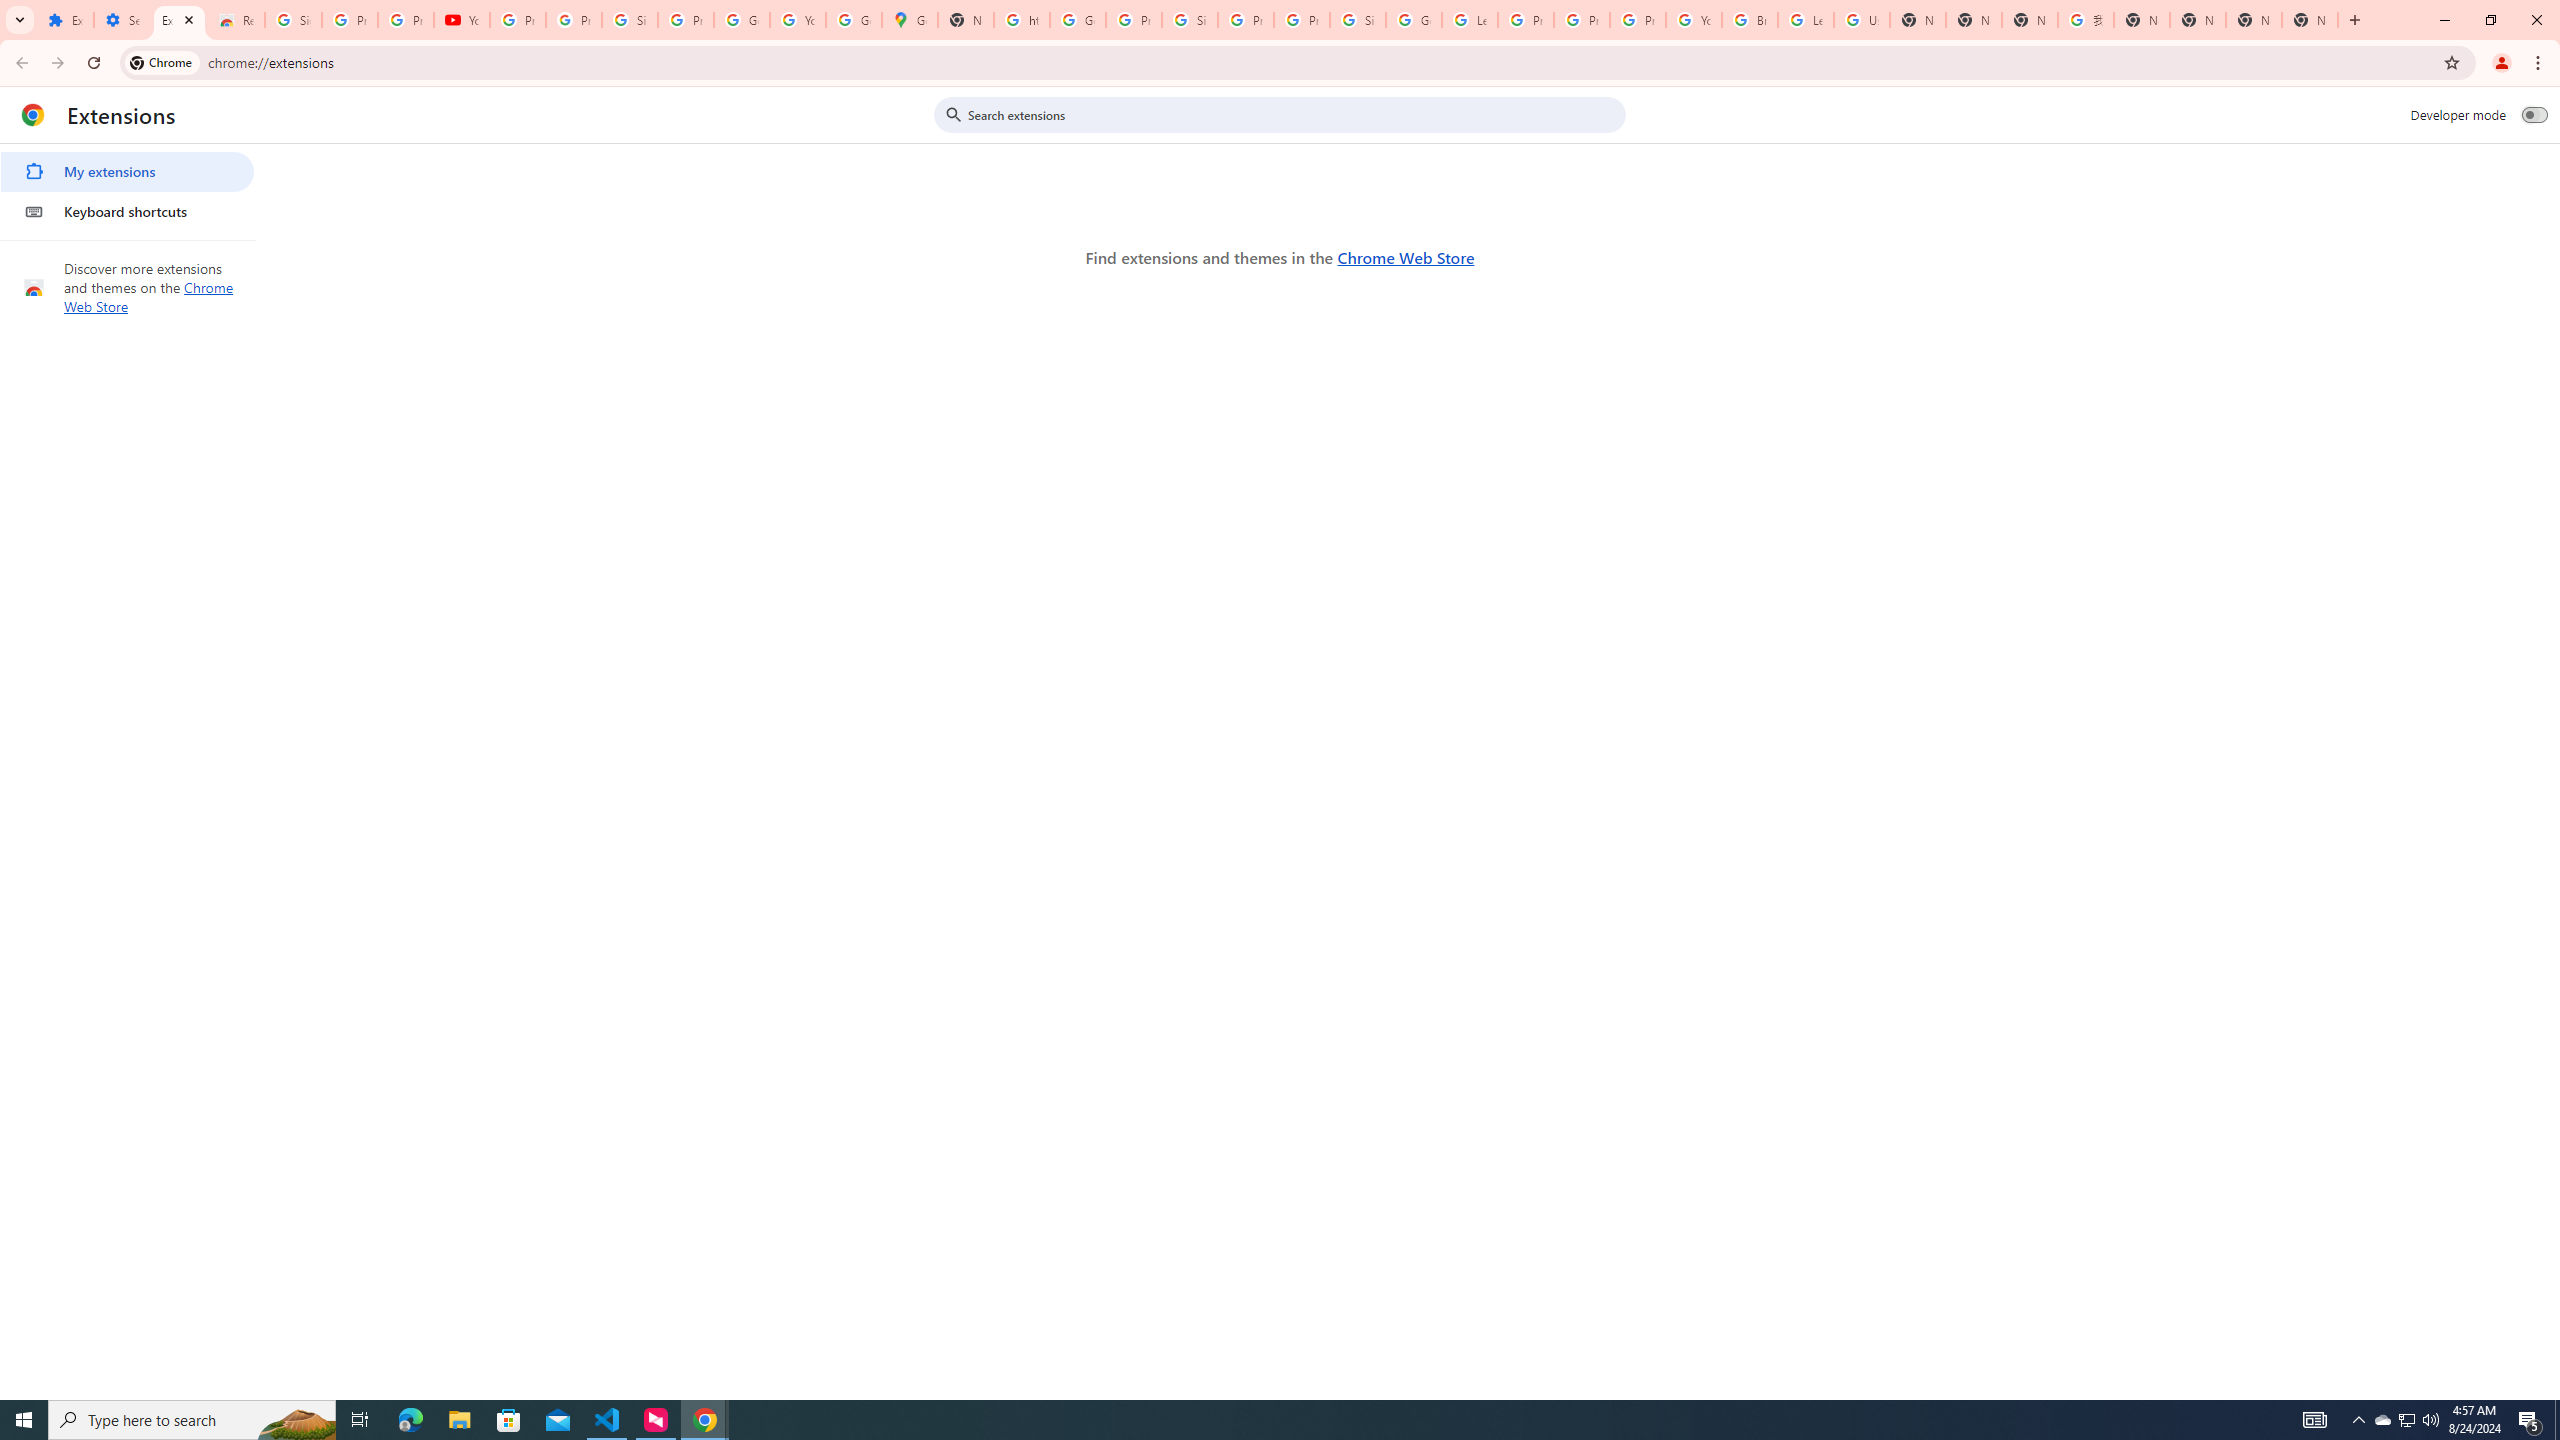 The width and height of the screenshot is (2560, 1440). What do you see at coordinates (65, 19) in the screenshot?
I see `'Extensions'` at bounding box center [65, 19].